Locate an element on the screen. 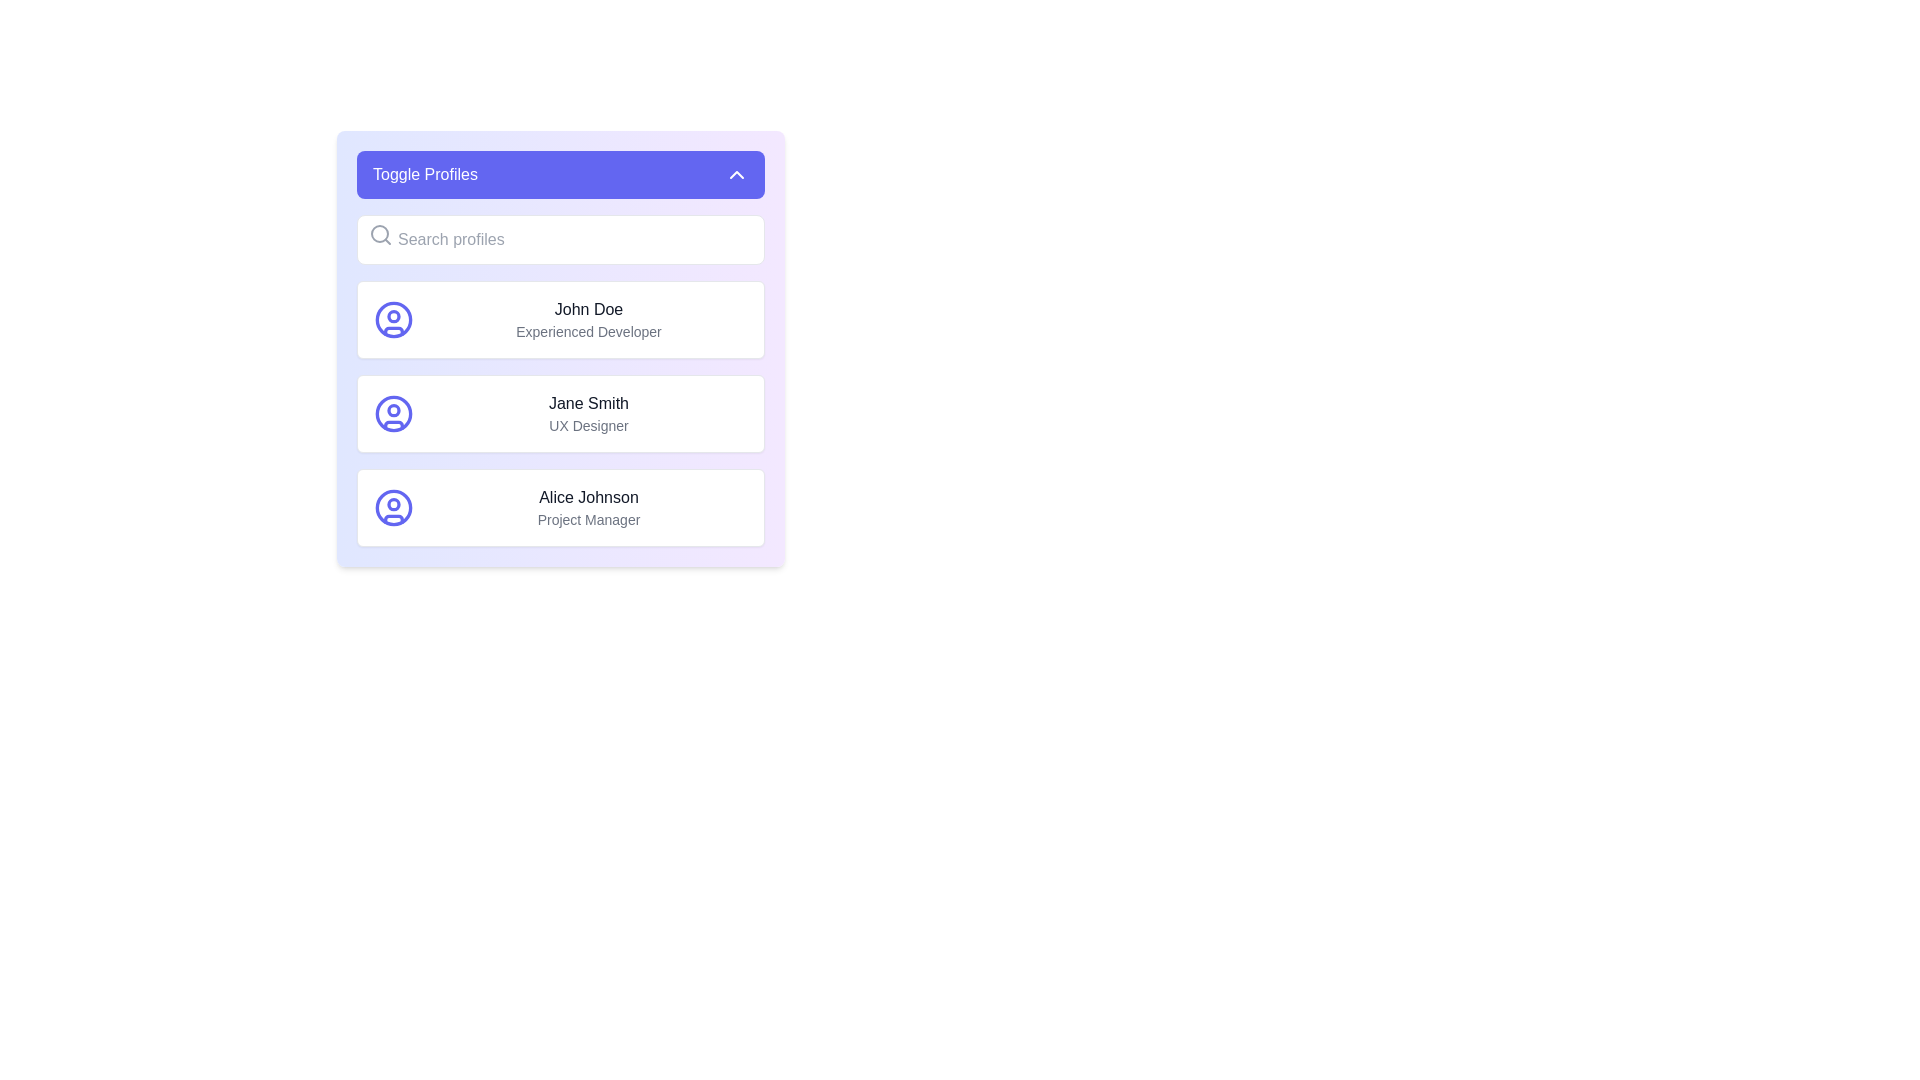 Image resolution: width=1920 pixels, height=1080 pixels. the text label displaying 'Project Manager' located beneath the name 'Alice Johnson' in the profile entry is located at coordinates (588, 519).